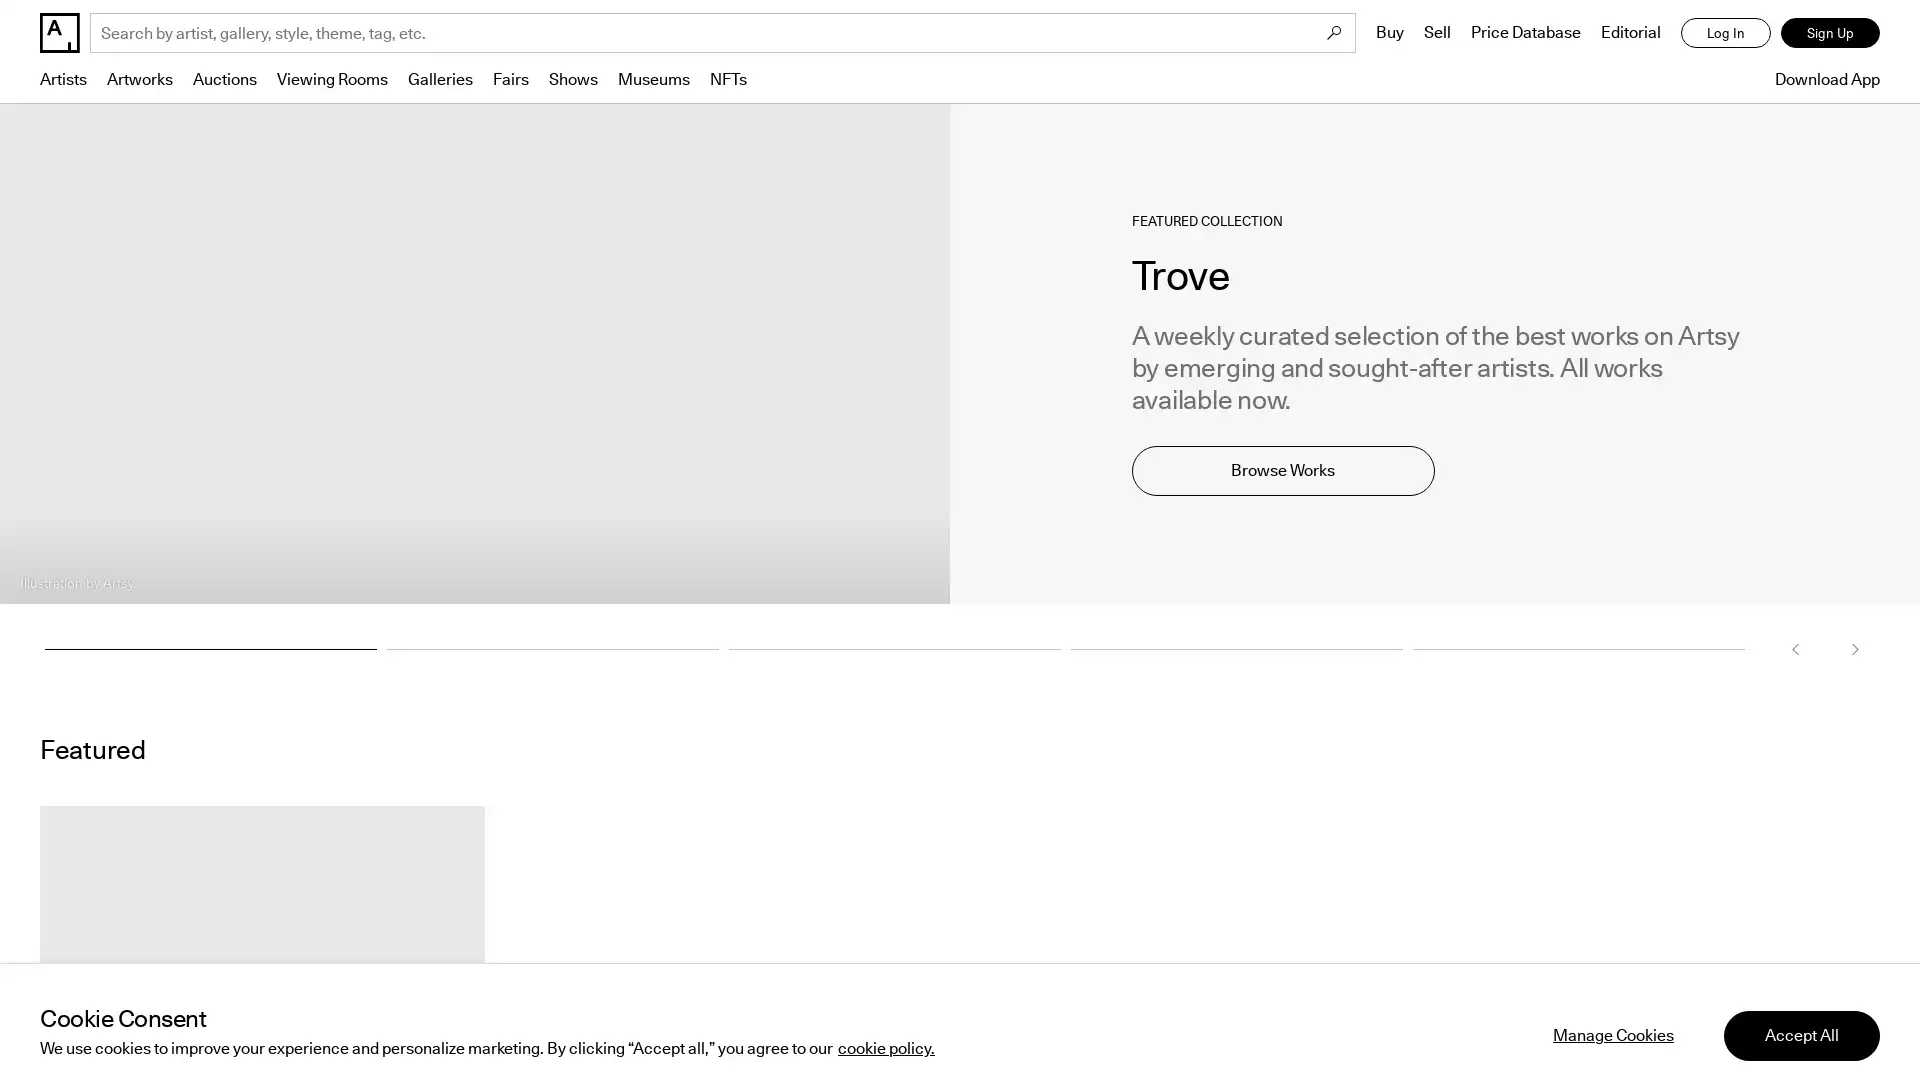 The height and width of the screenshot is (1080, 1920). I want to click on Download App, so click(1822, 78).